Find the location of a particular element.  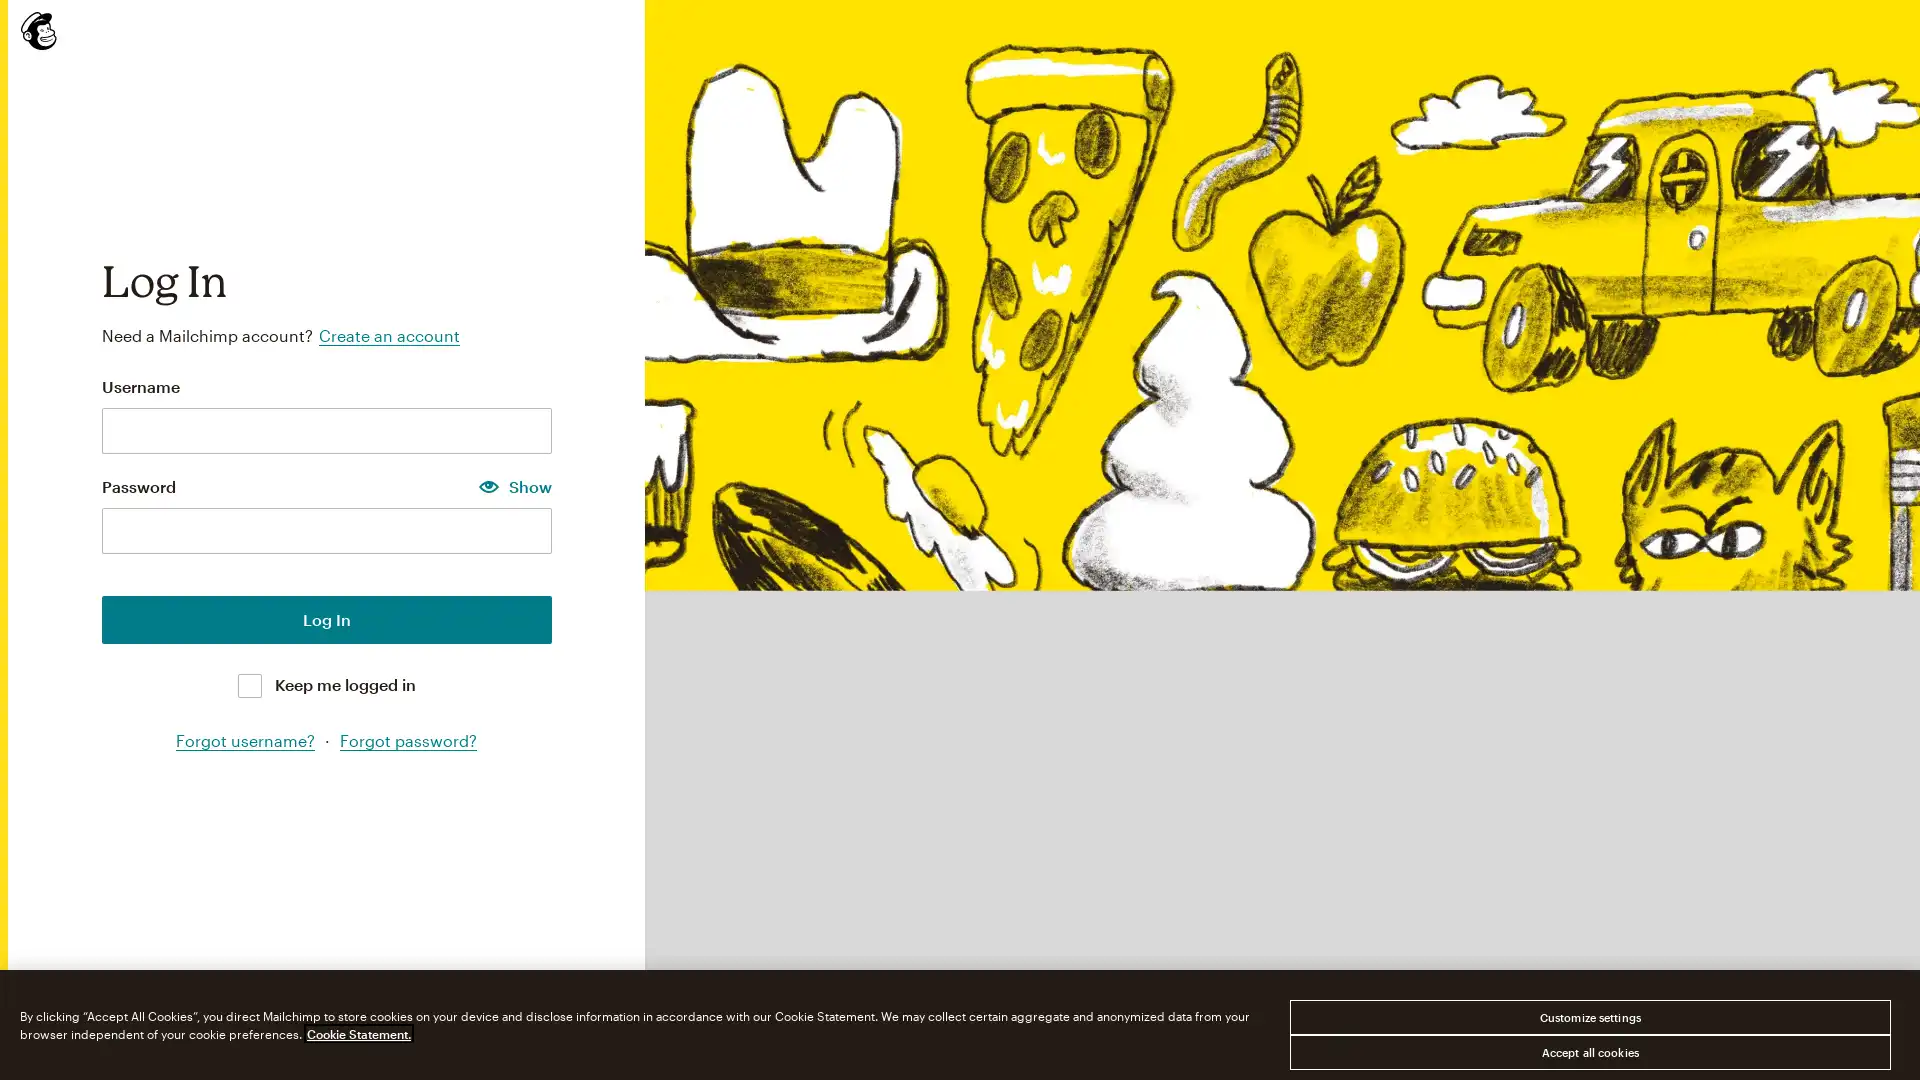

Log In is located at coordinates (326, 617).